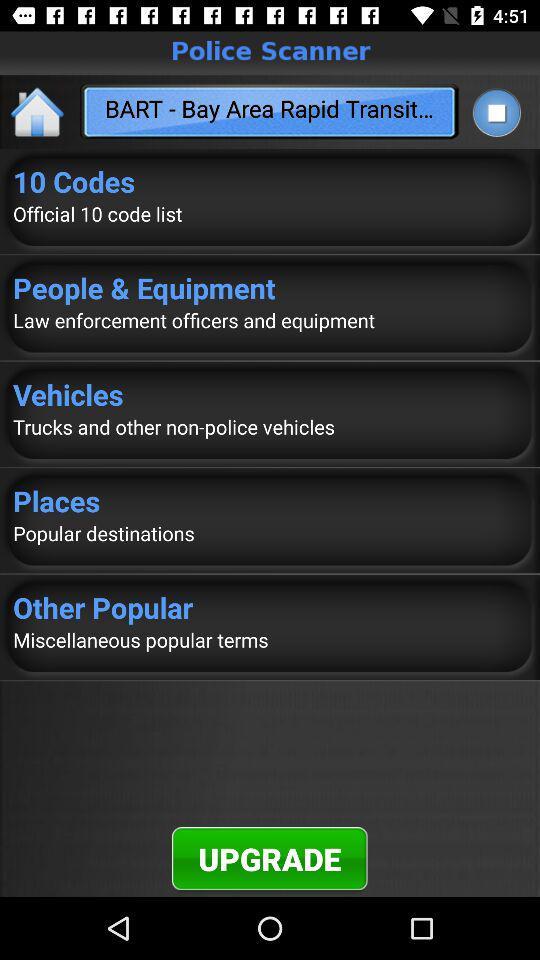  What do you see at coordinates (270, 426) in the screenshot?
I see `trucks and other icon` at bounding box center [270, 426].